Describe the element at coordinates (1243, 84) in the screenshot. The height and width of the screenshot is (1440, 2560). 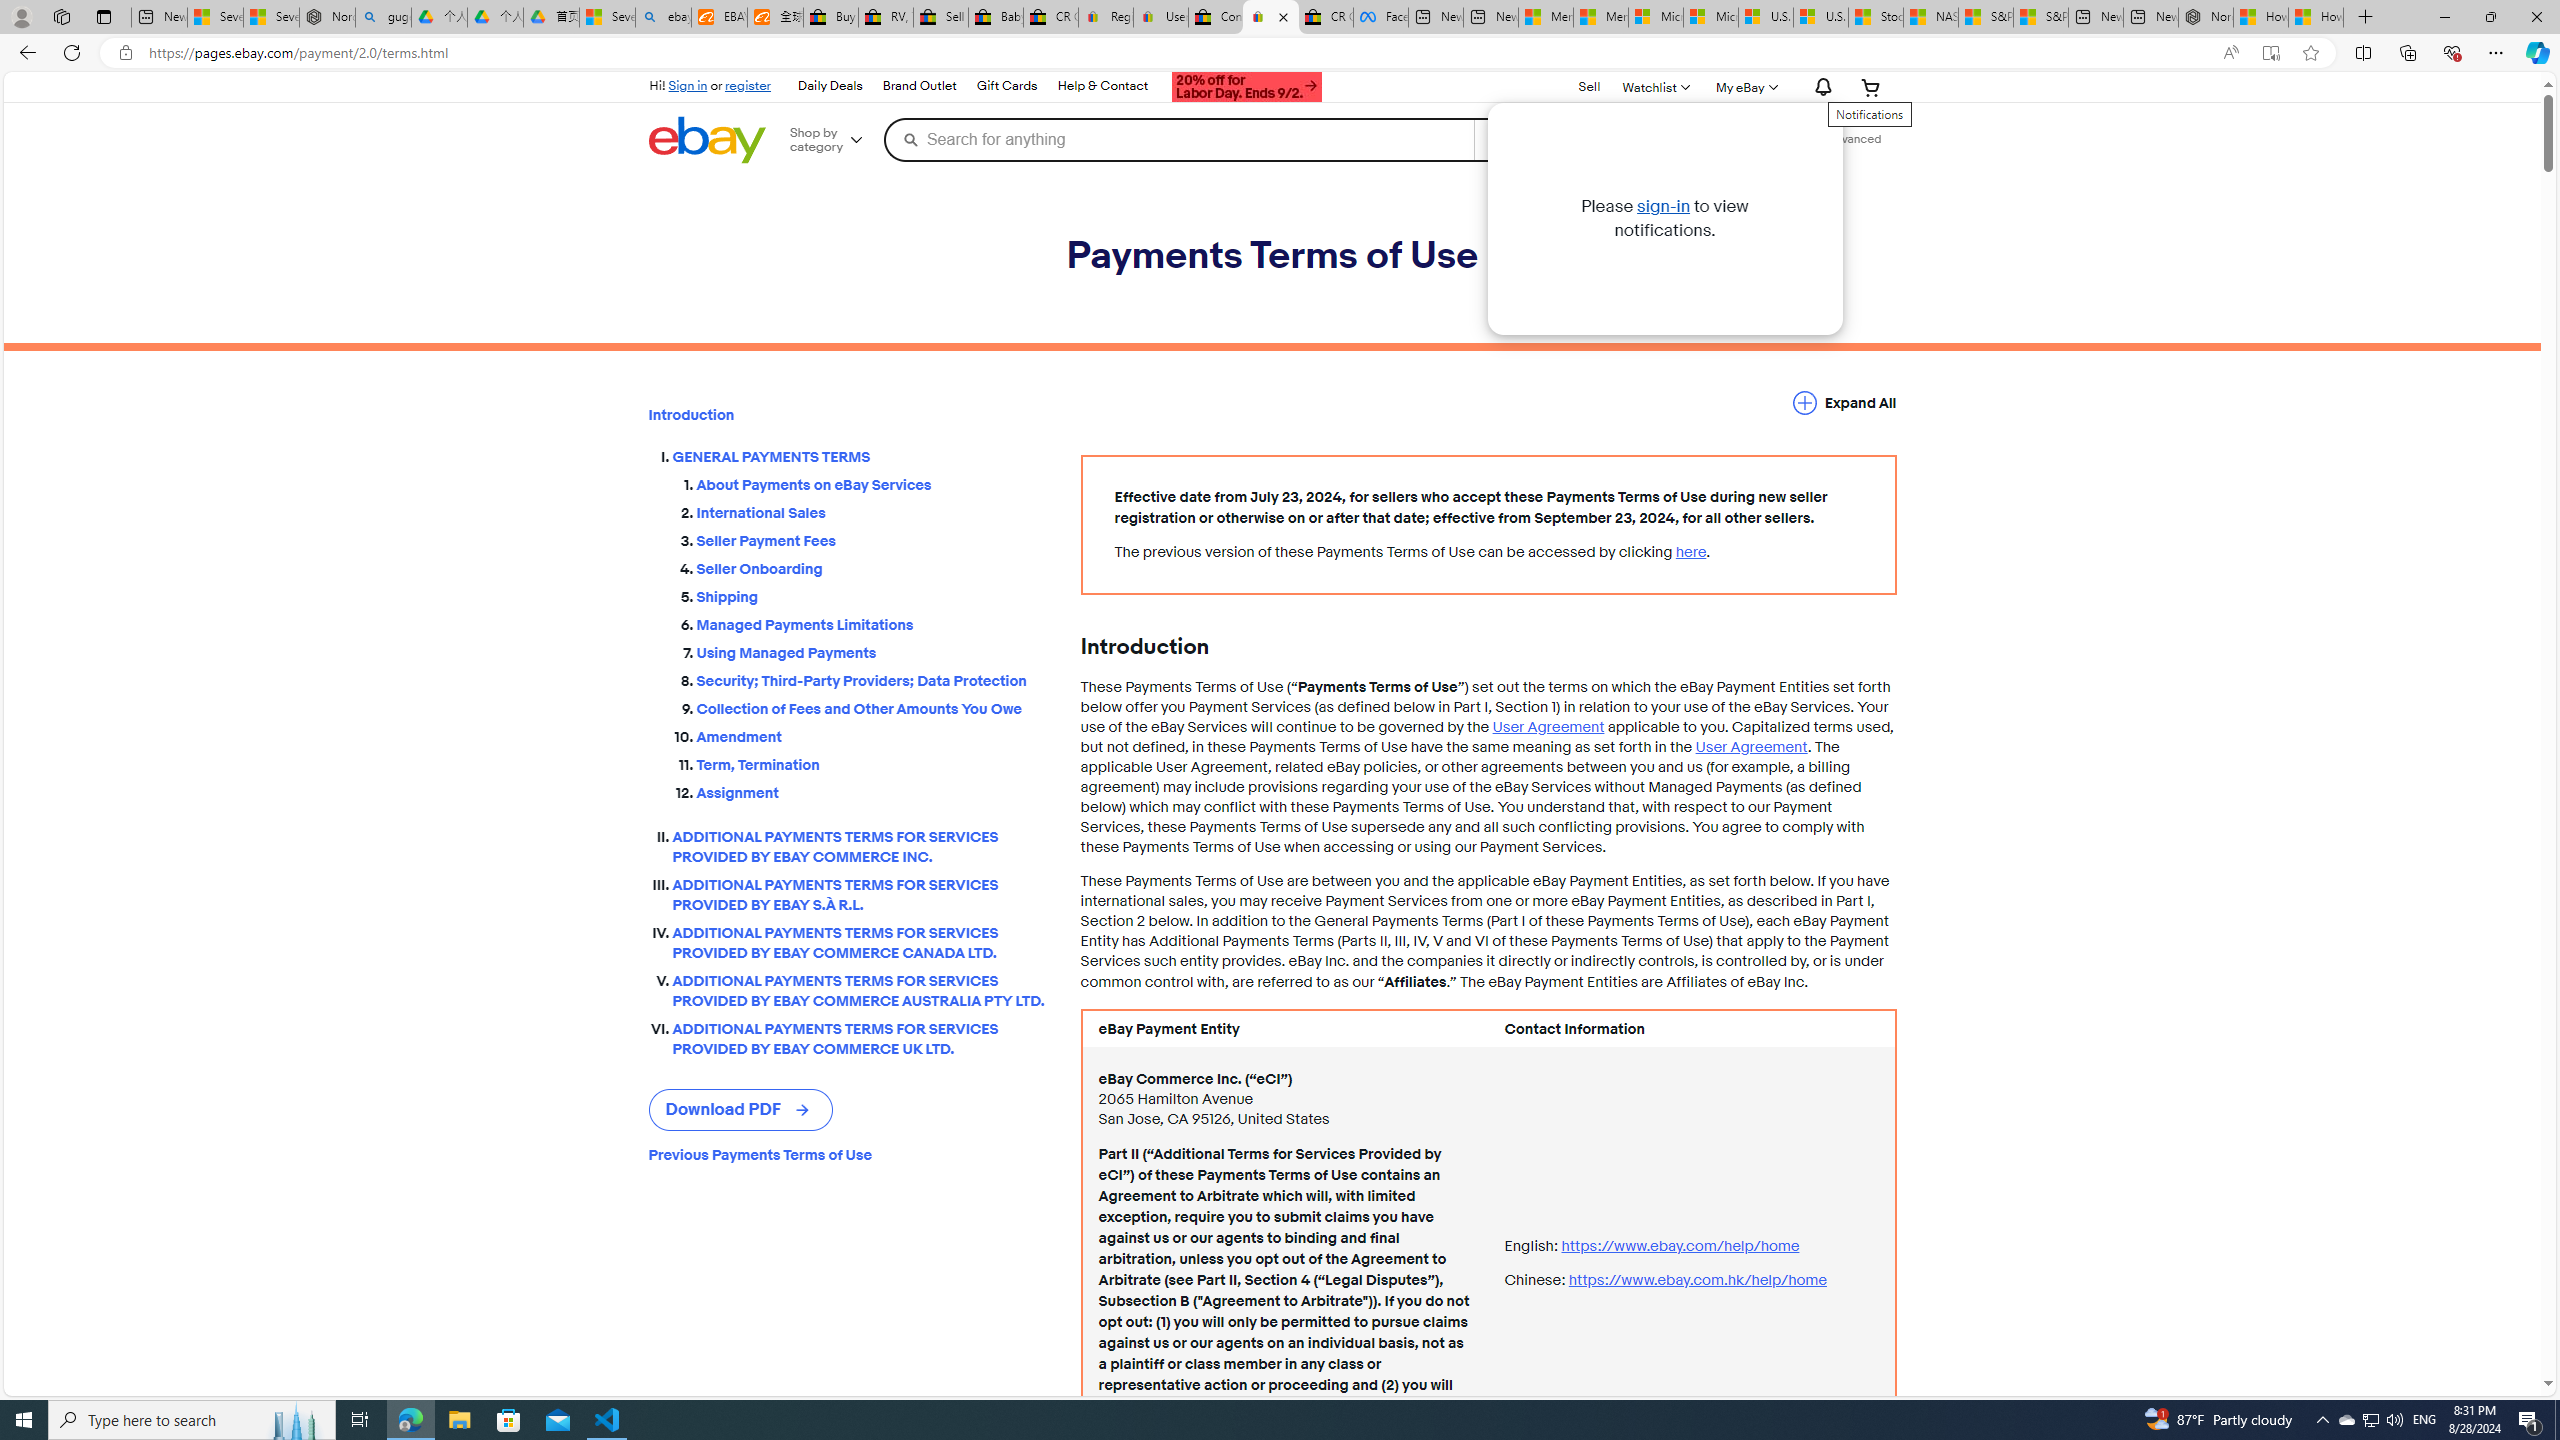
I see `'AutomationID: gh-ti'` at that location.